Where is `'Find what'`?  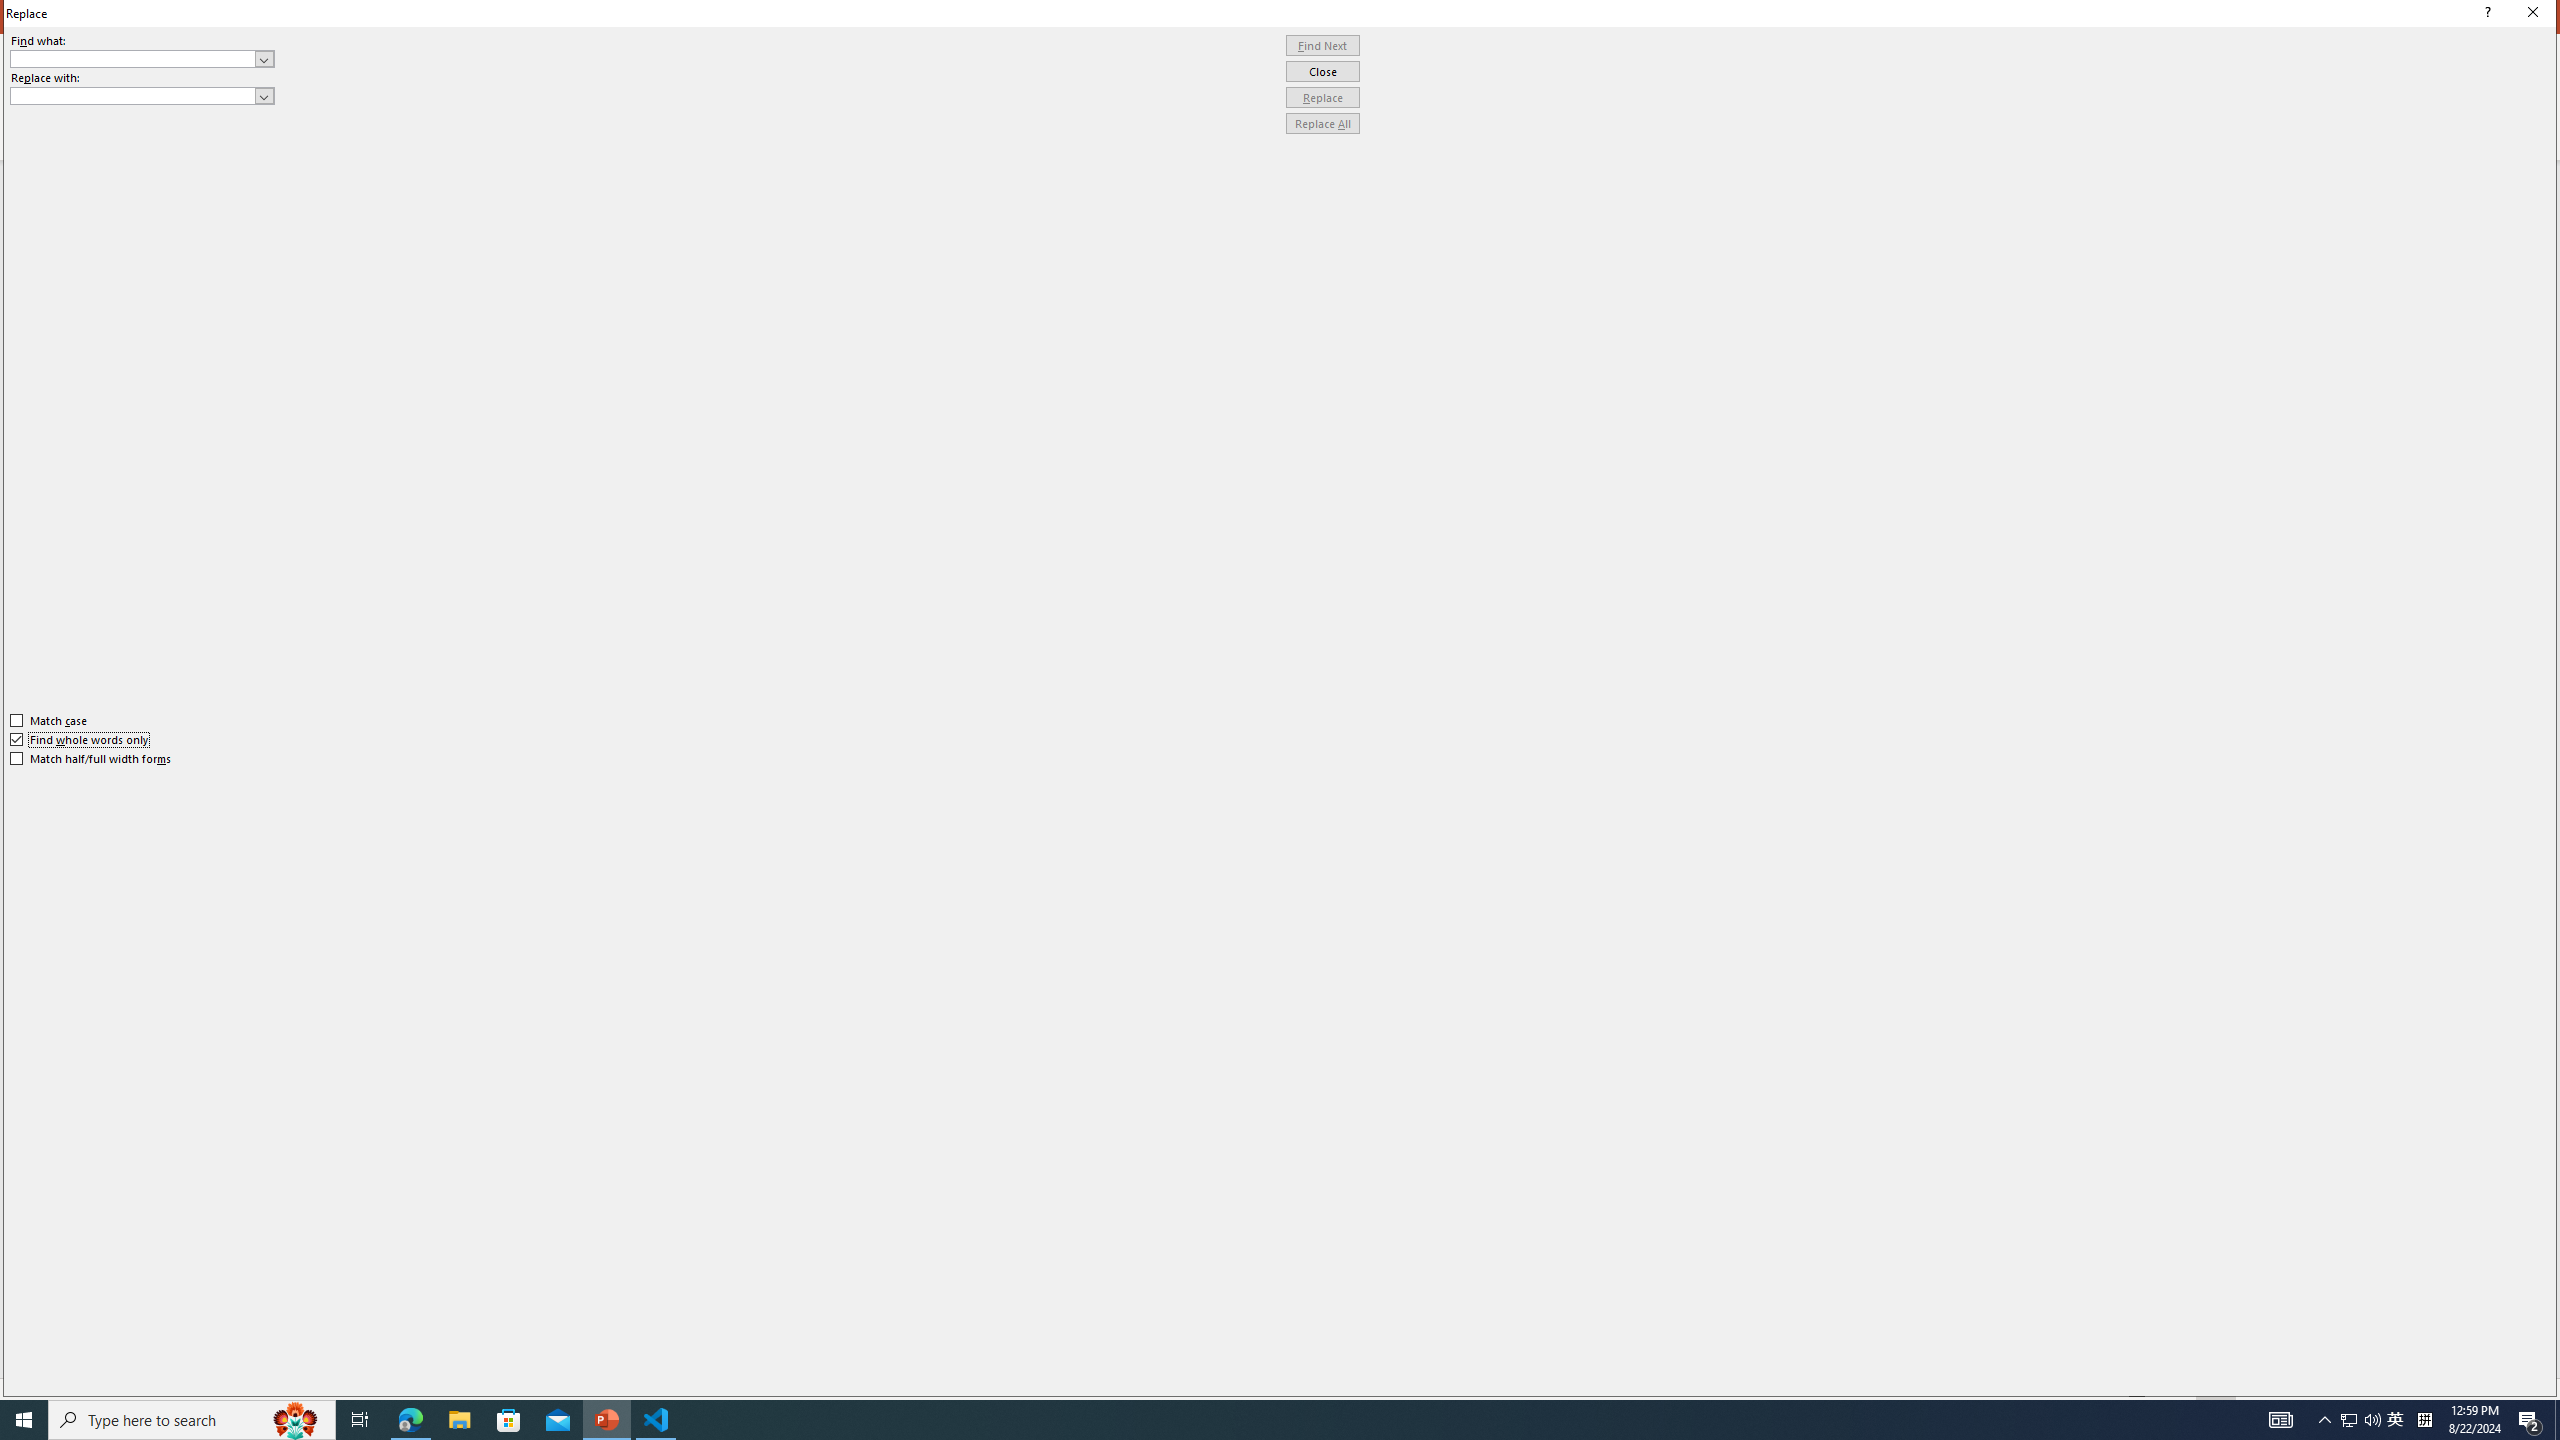
'Find what' is located at coordinates (133, 58).